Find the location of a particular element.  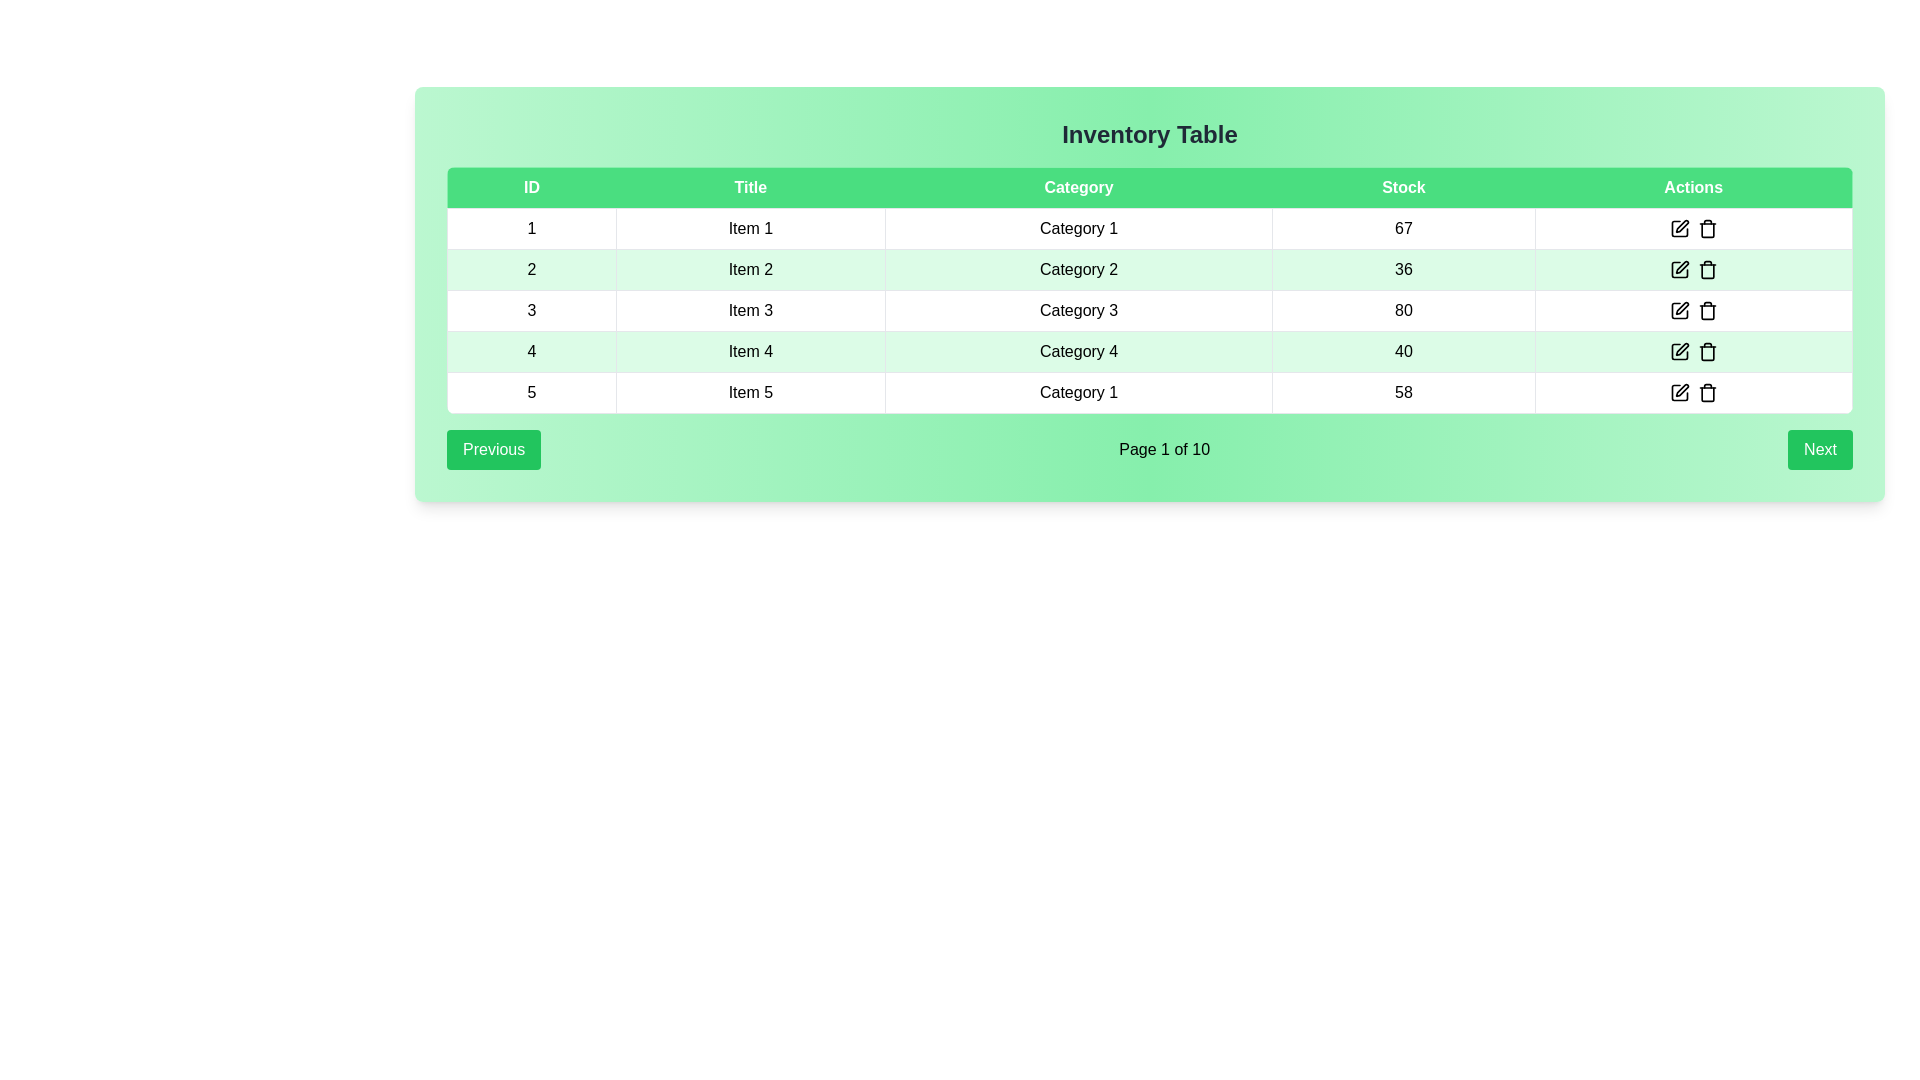

the edit button icon in the action column of the last row of the inventory table for 'Item 5' is located at coordinates (1681, 390).